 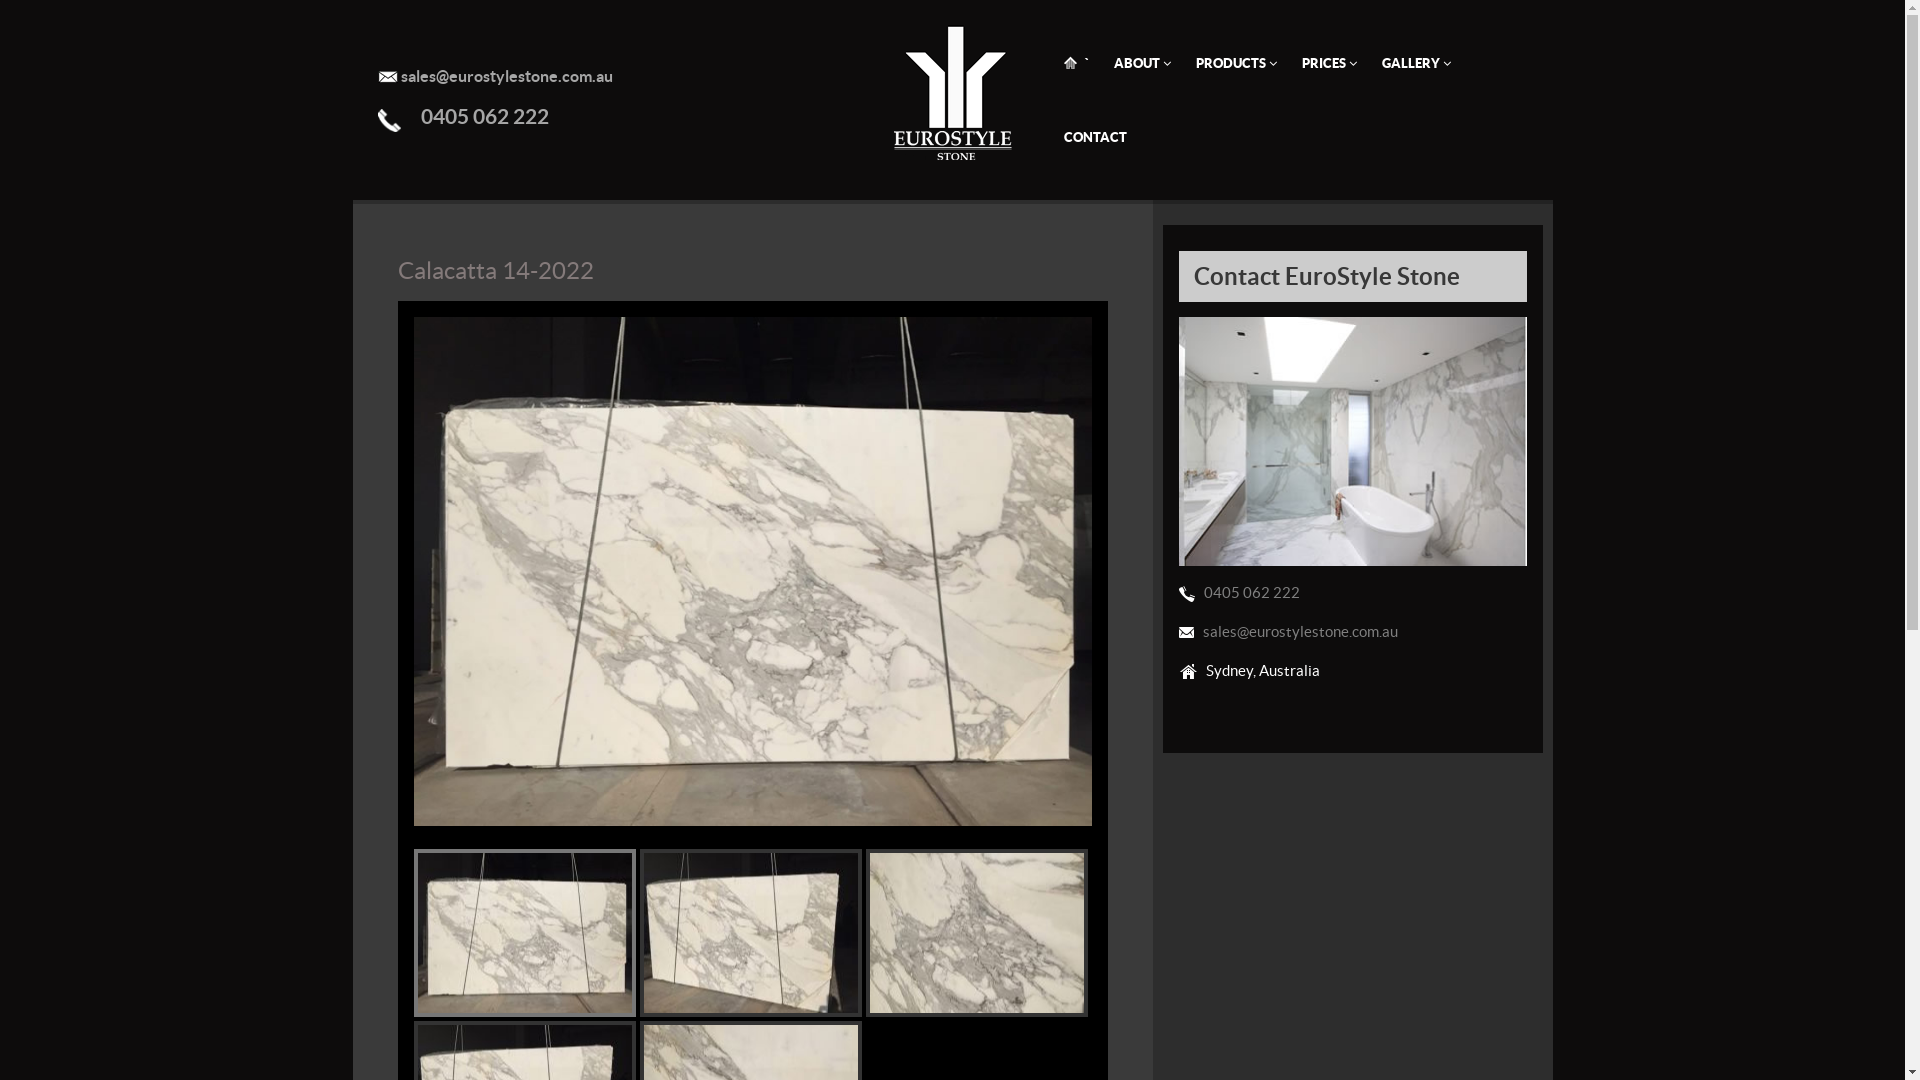 What do you see at coordinates (1142, 62) in the screenshot?
I see `'ABOUT'` at bounding box center [1142, 62].